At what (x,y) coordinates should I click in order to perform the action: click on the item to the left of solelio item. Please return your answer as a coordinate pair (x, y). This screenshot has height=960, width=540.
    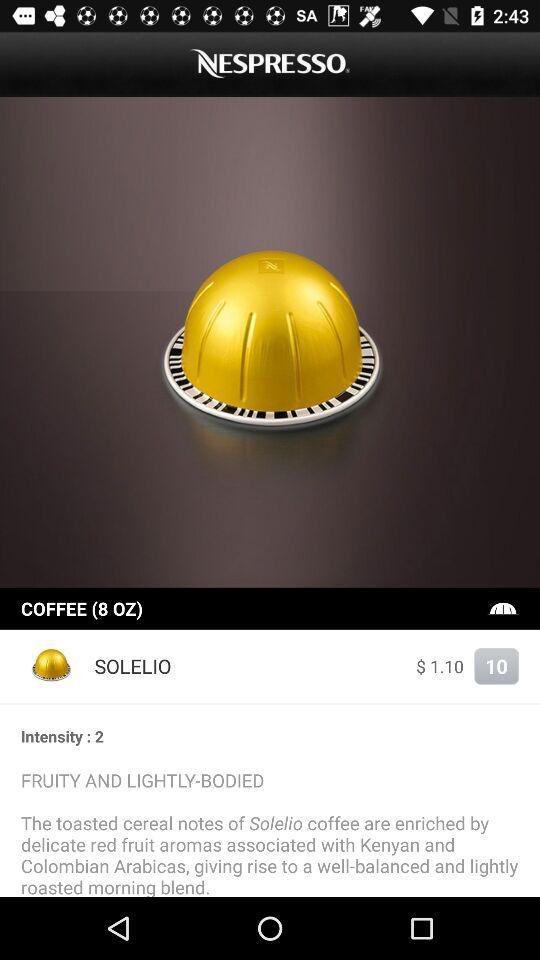
    Looking at the image, I should click on (52, 666).